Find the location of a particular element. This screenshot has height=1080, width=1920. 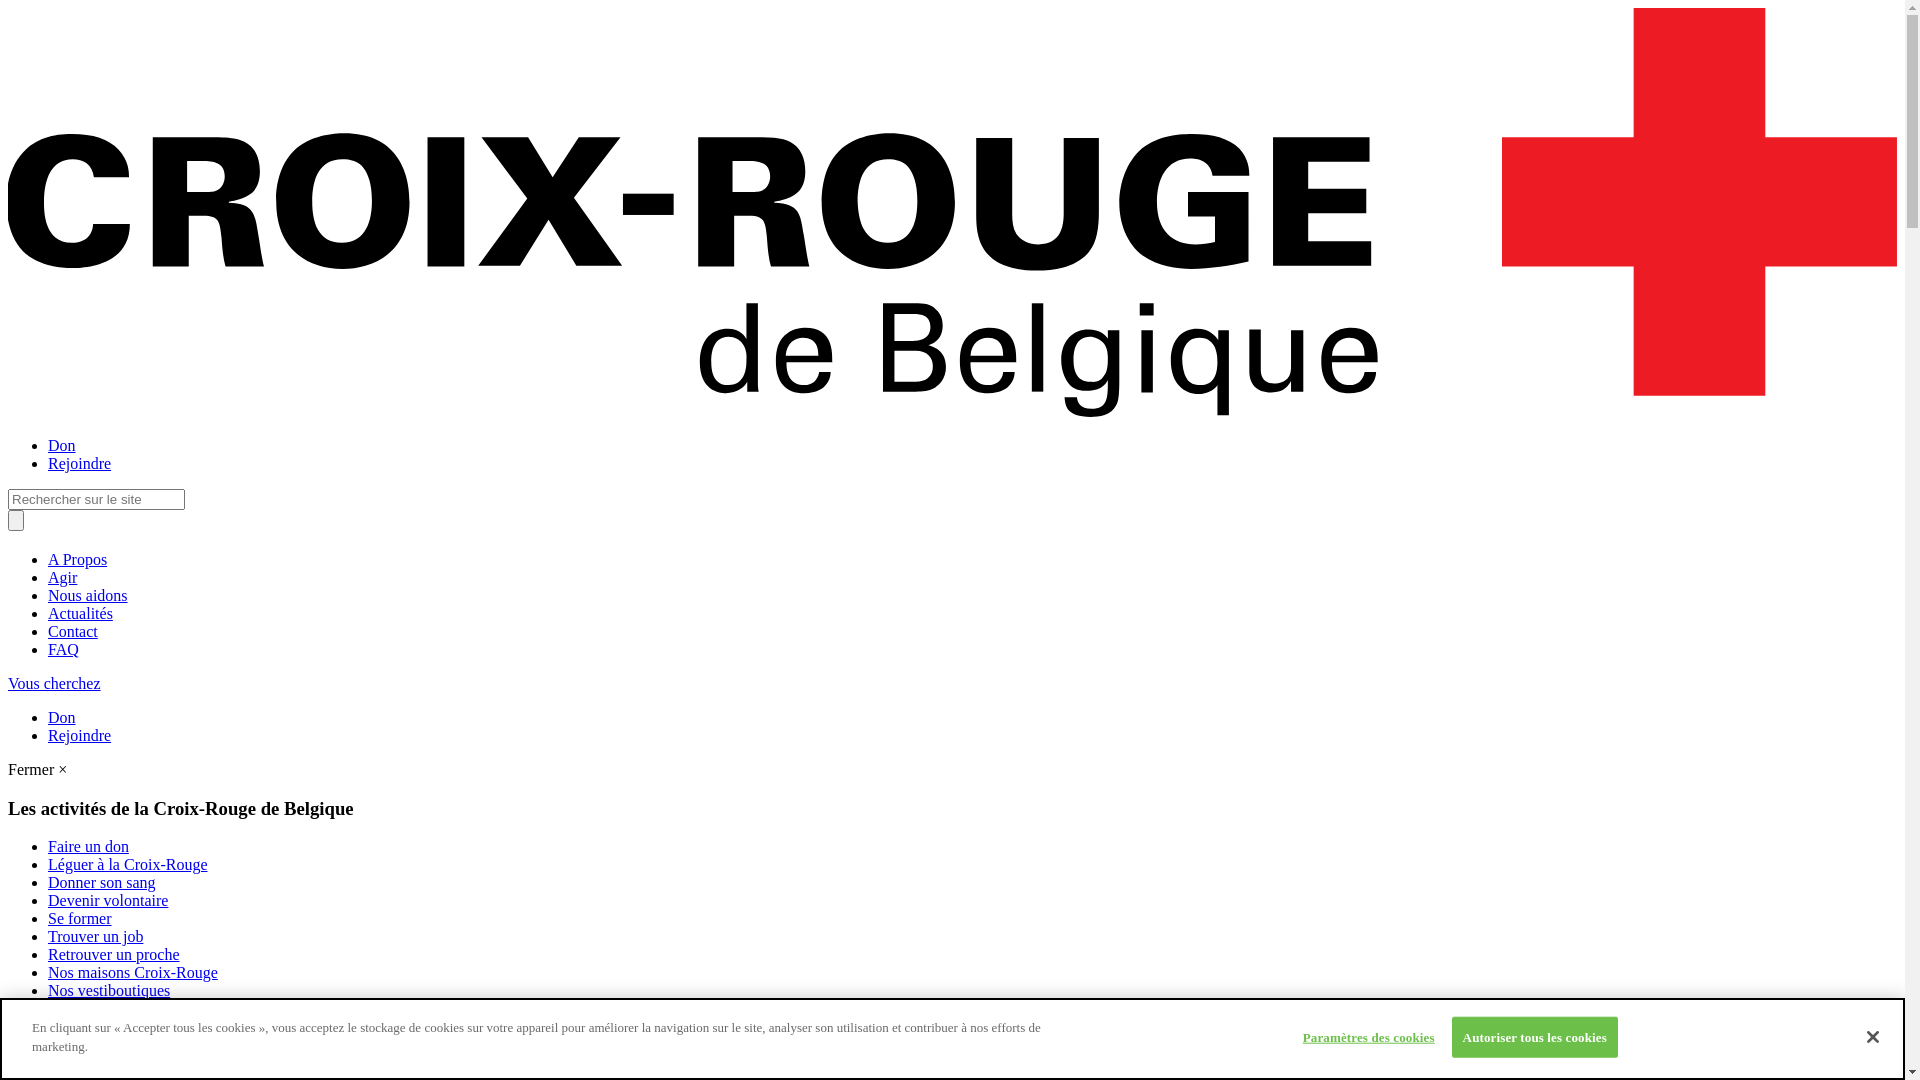

'Nous aidons' is located at coordinates (48, 594).